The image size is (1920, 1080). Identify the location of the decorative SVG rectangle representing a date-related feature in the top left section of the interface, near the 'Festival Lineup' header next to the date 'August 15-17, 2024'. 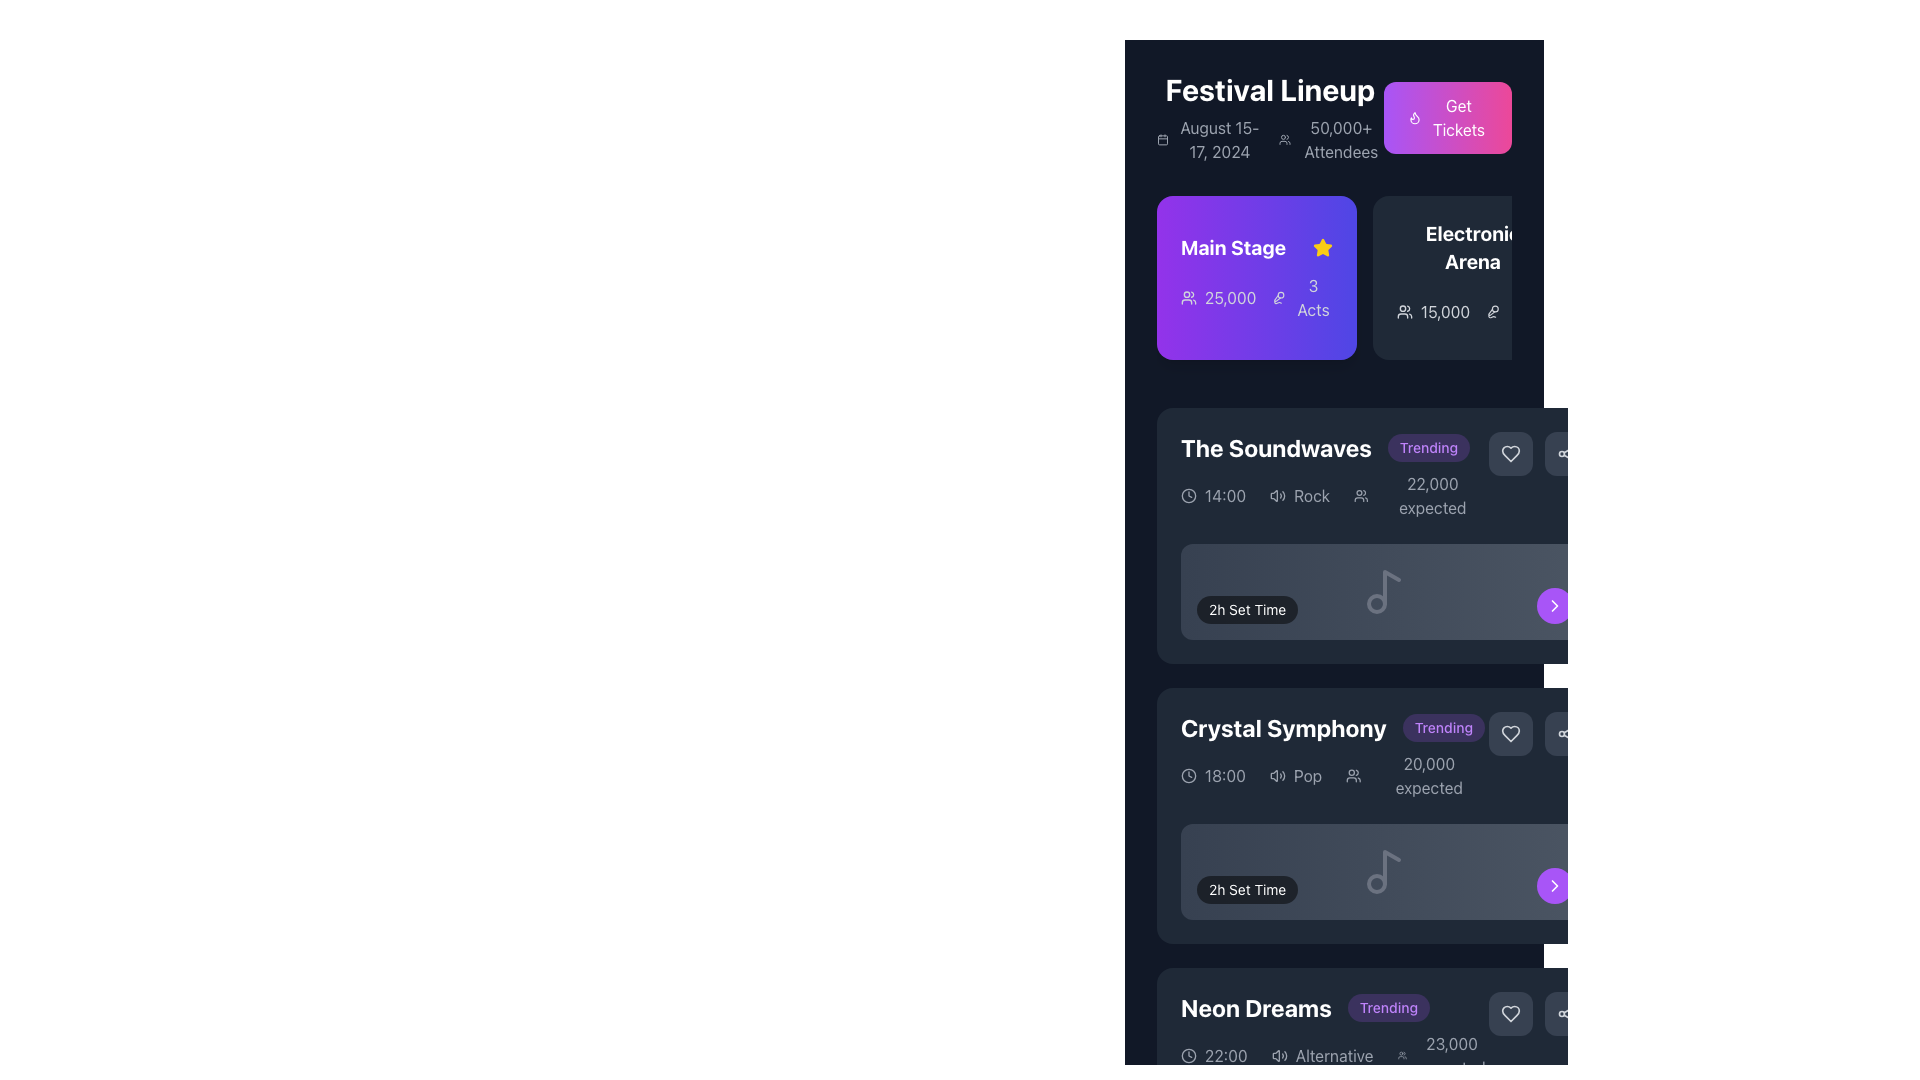
(1163, 139).